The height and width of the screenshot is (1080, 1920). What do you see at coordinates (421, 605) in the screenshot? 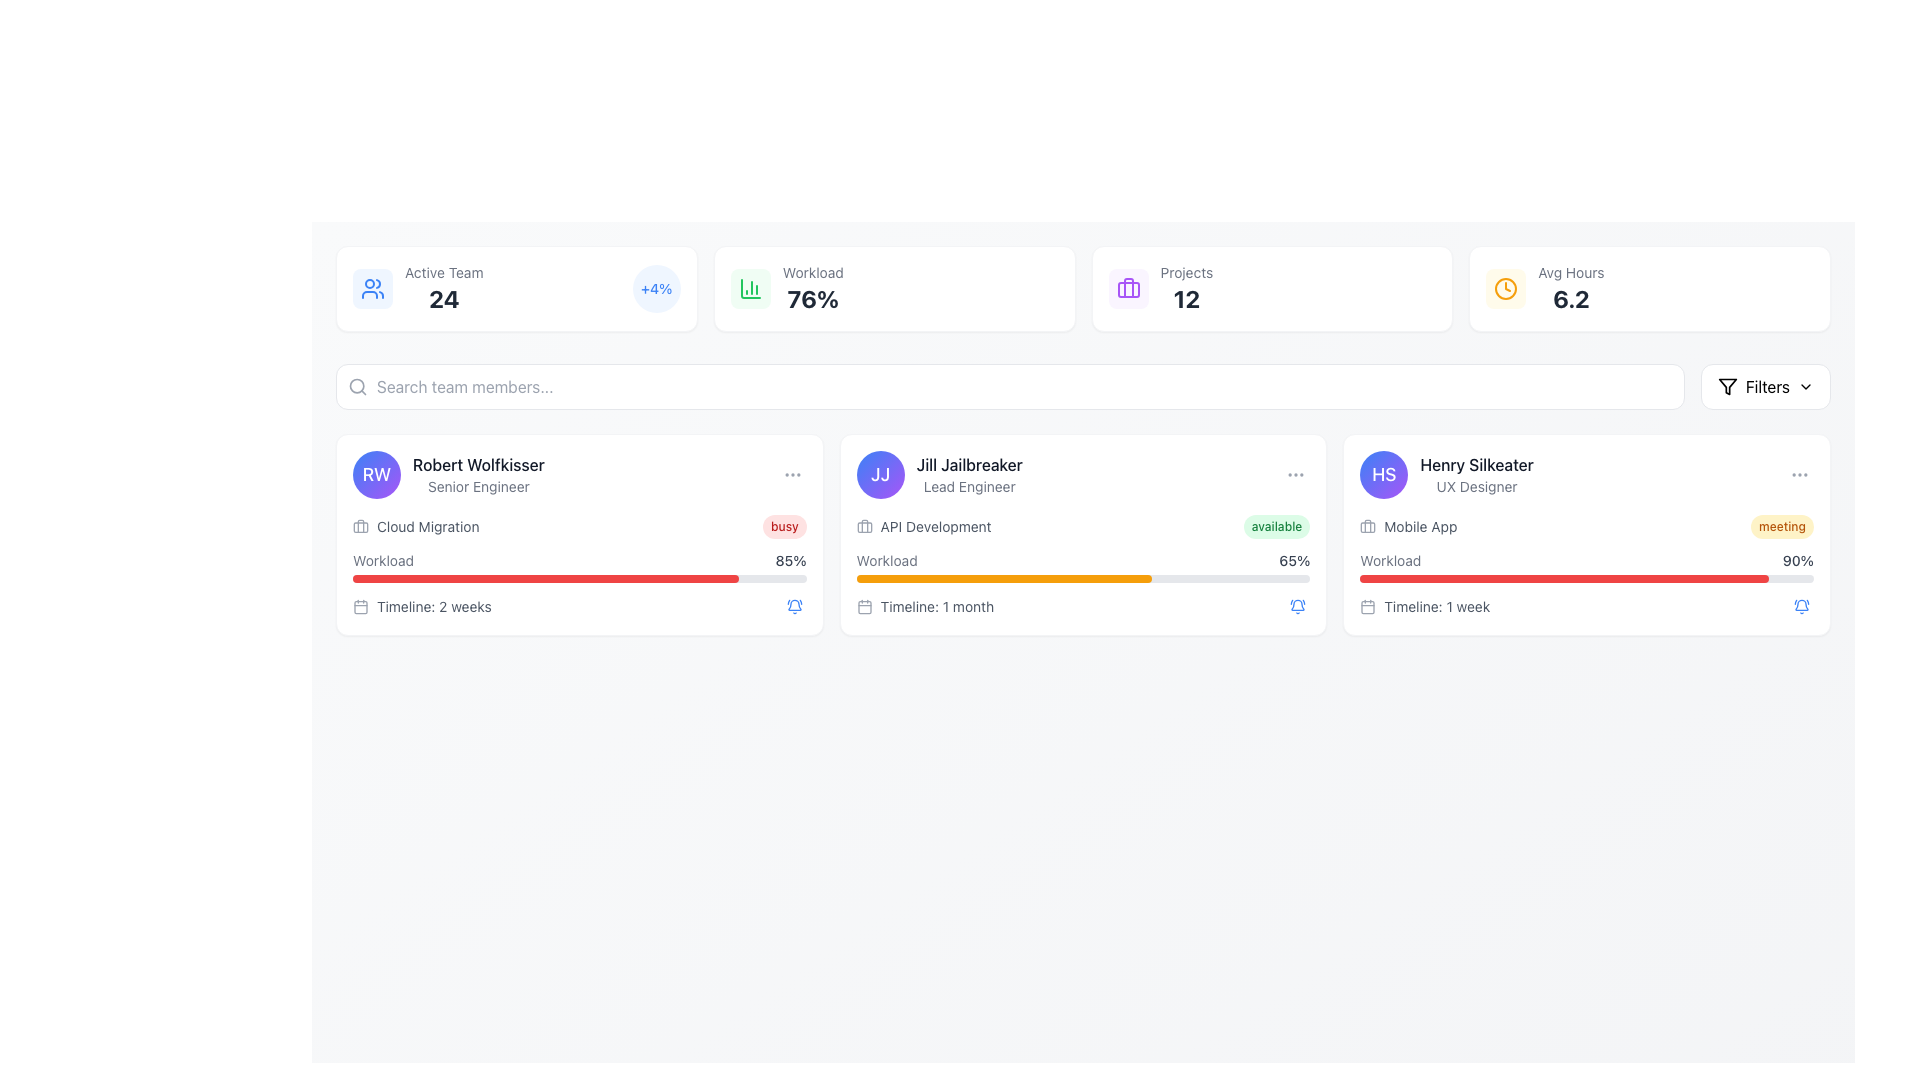
I see `the text label that reads 'Timeline: 2 weeks', which is styled in a small gray font and located next to a calendar icon in the bottom-left section of Robert Wolfkisser's card` at bounding box center [421, 605].